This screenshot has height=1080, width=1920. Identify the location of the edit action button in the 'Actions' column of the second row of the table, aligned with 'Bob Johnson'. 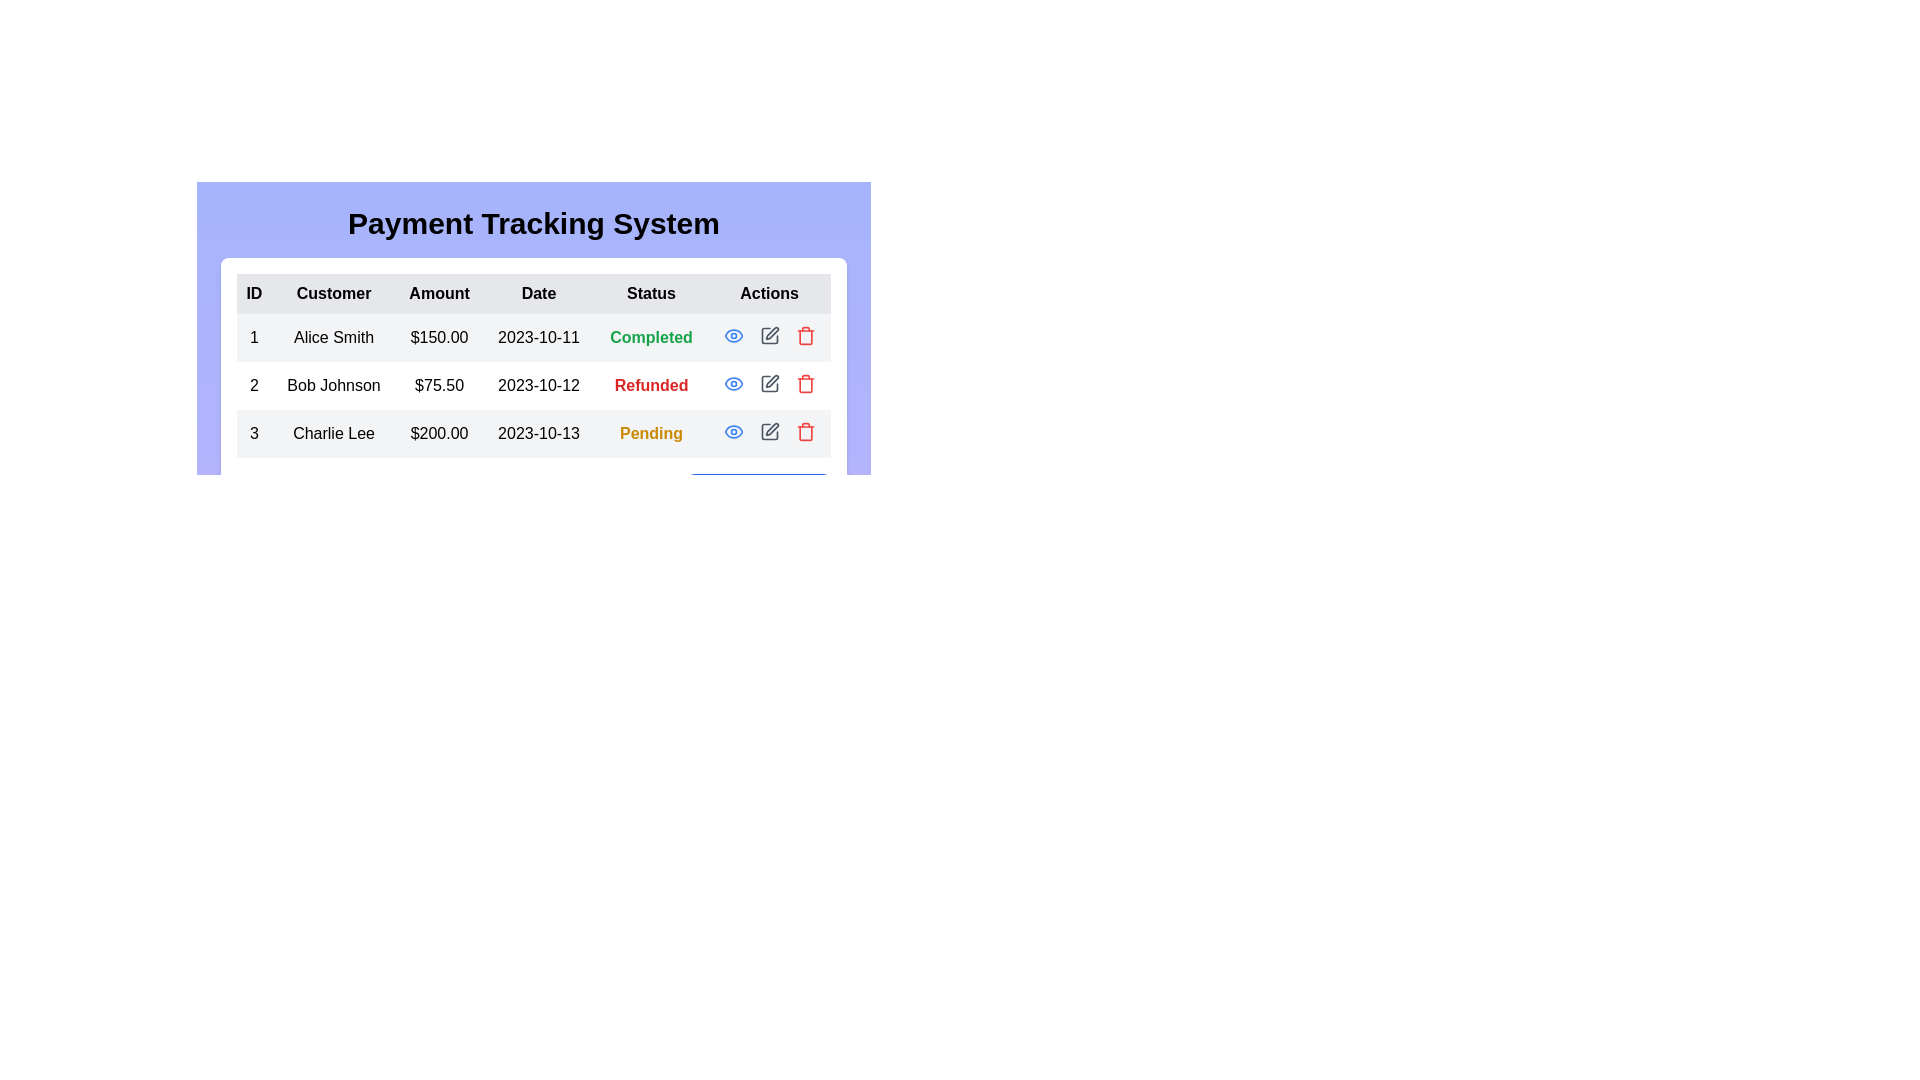
(771, 332).